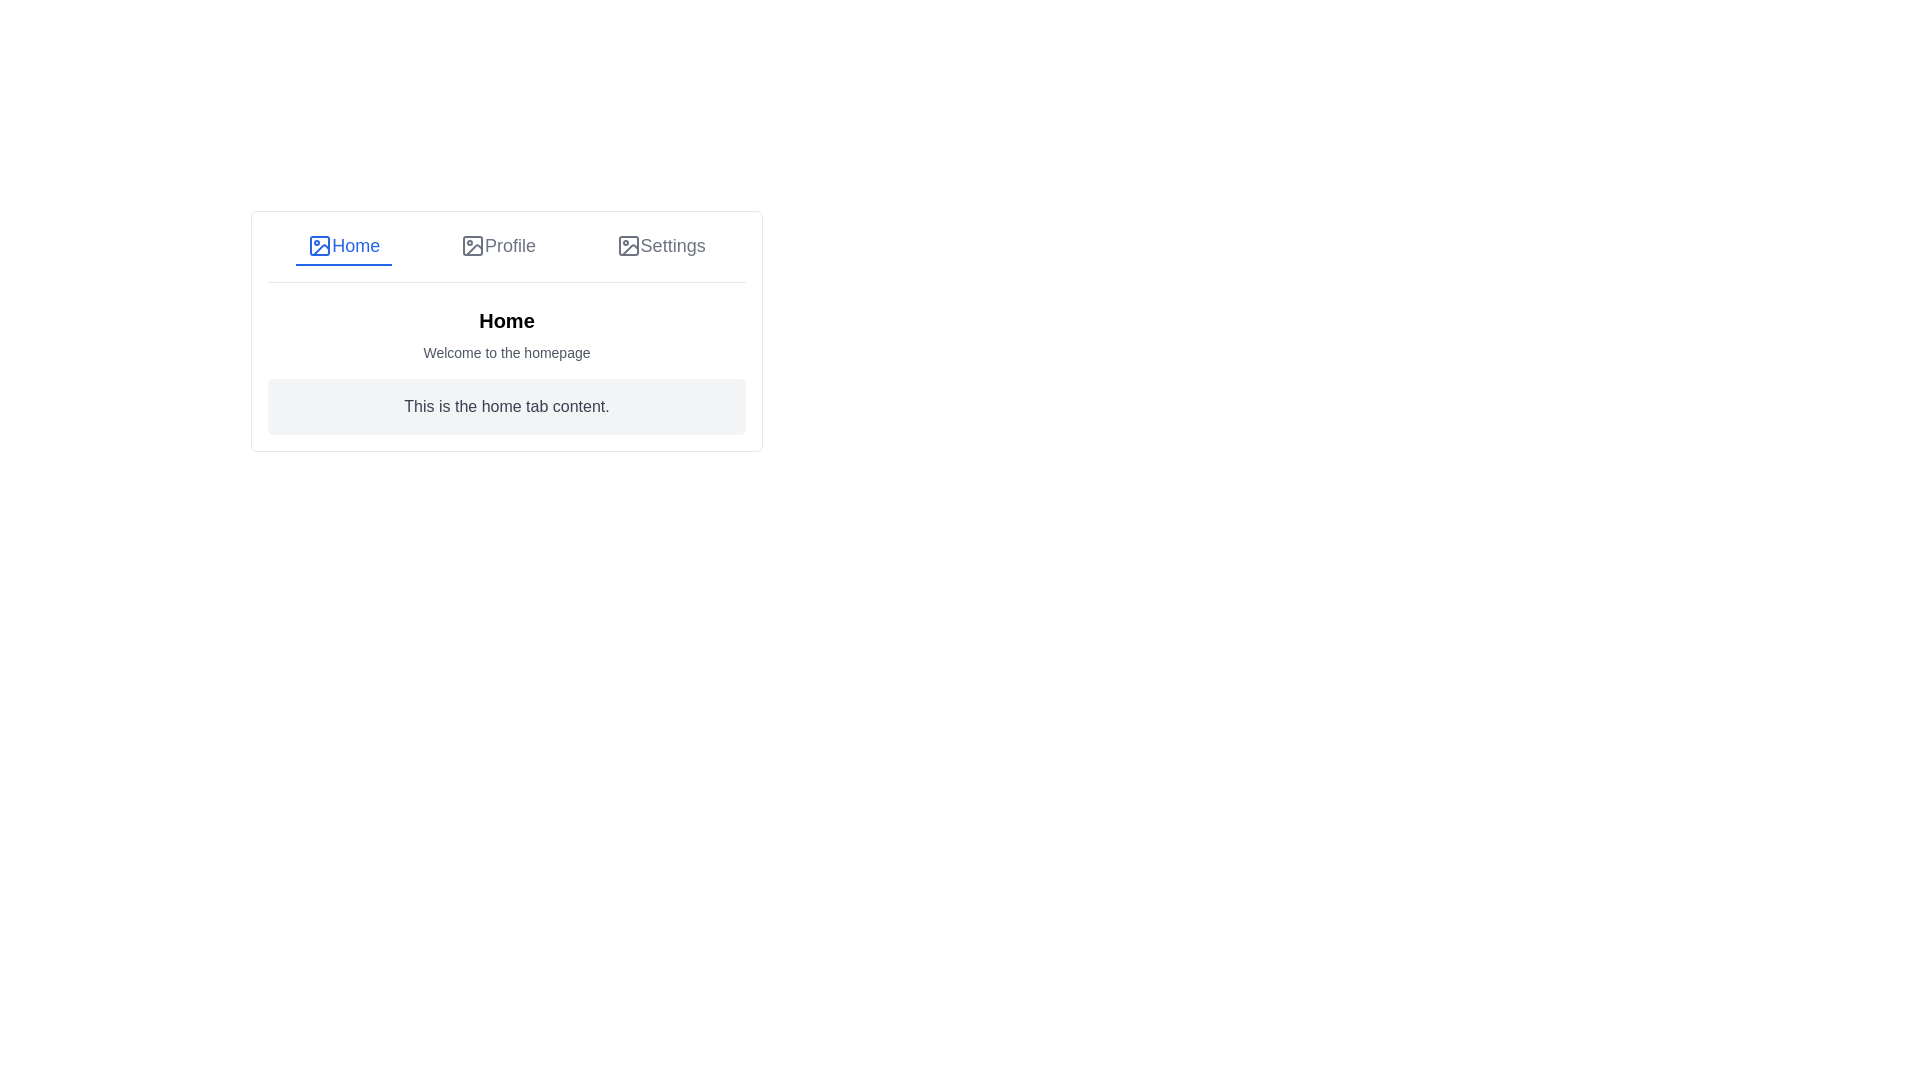  Describe the element at coordinates (627, 245) in the screenshot. I see `the icon resembling a picture frame containing a circle and a slanted line, located in the 'Settings' menu at the top-right corner of the navigation strip` at that location.